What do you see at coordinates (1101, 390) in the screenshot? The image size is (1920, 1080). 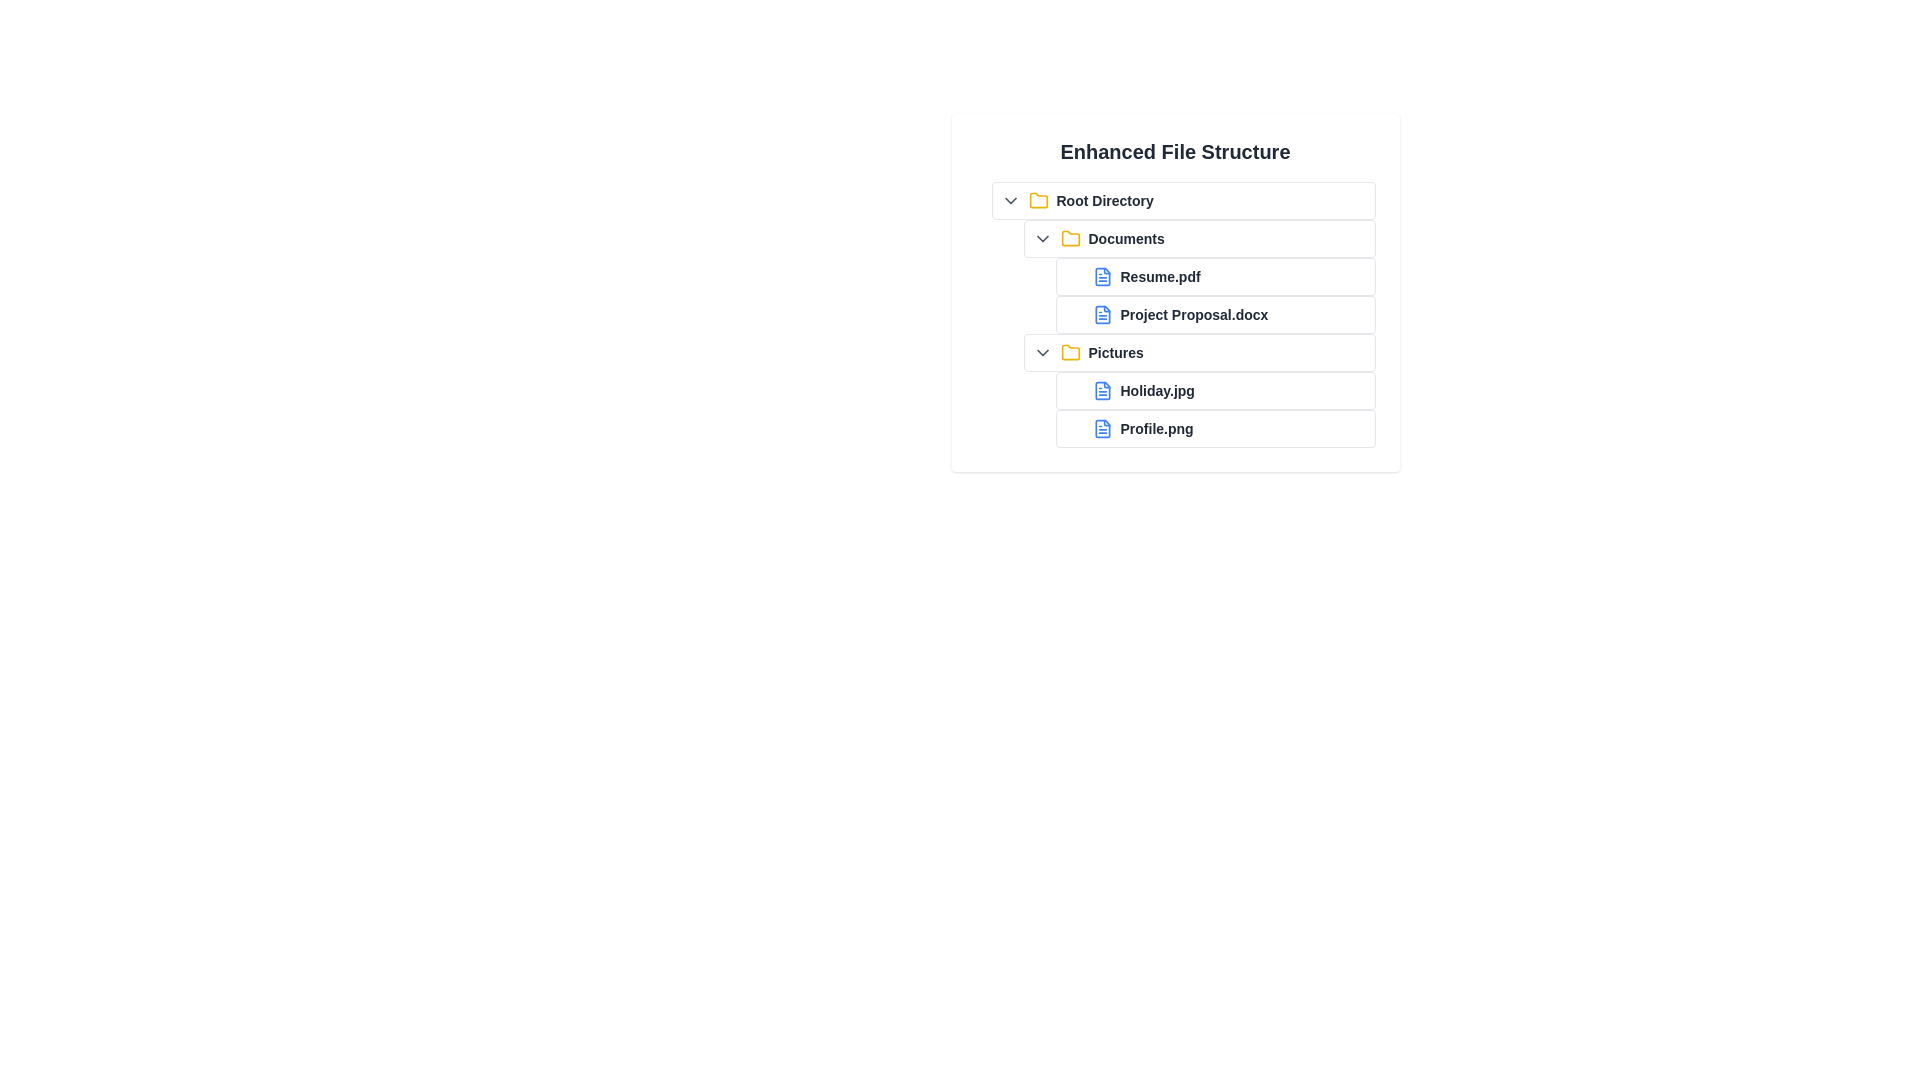 I see `the File icon representing 'Holiday.jpg'` at bounding box center [1101, 390].